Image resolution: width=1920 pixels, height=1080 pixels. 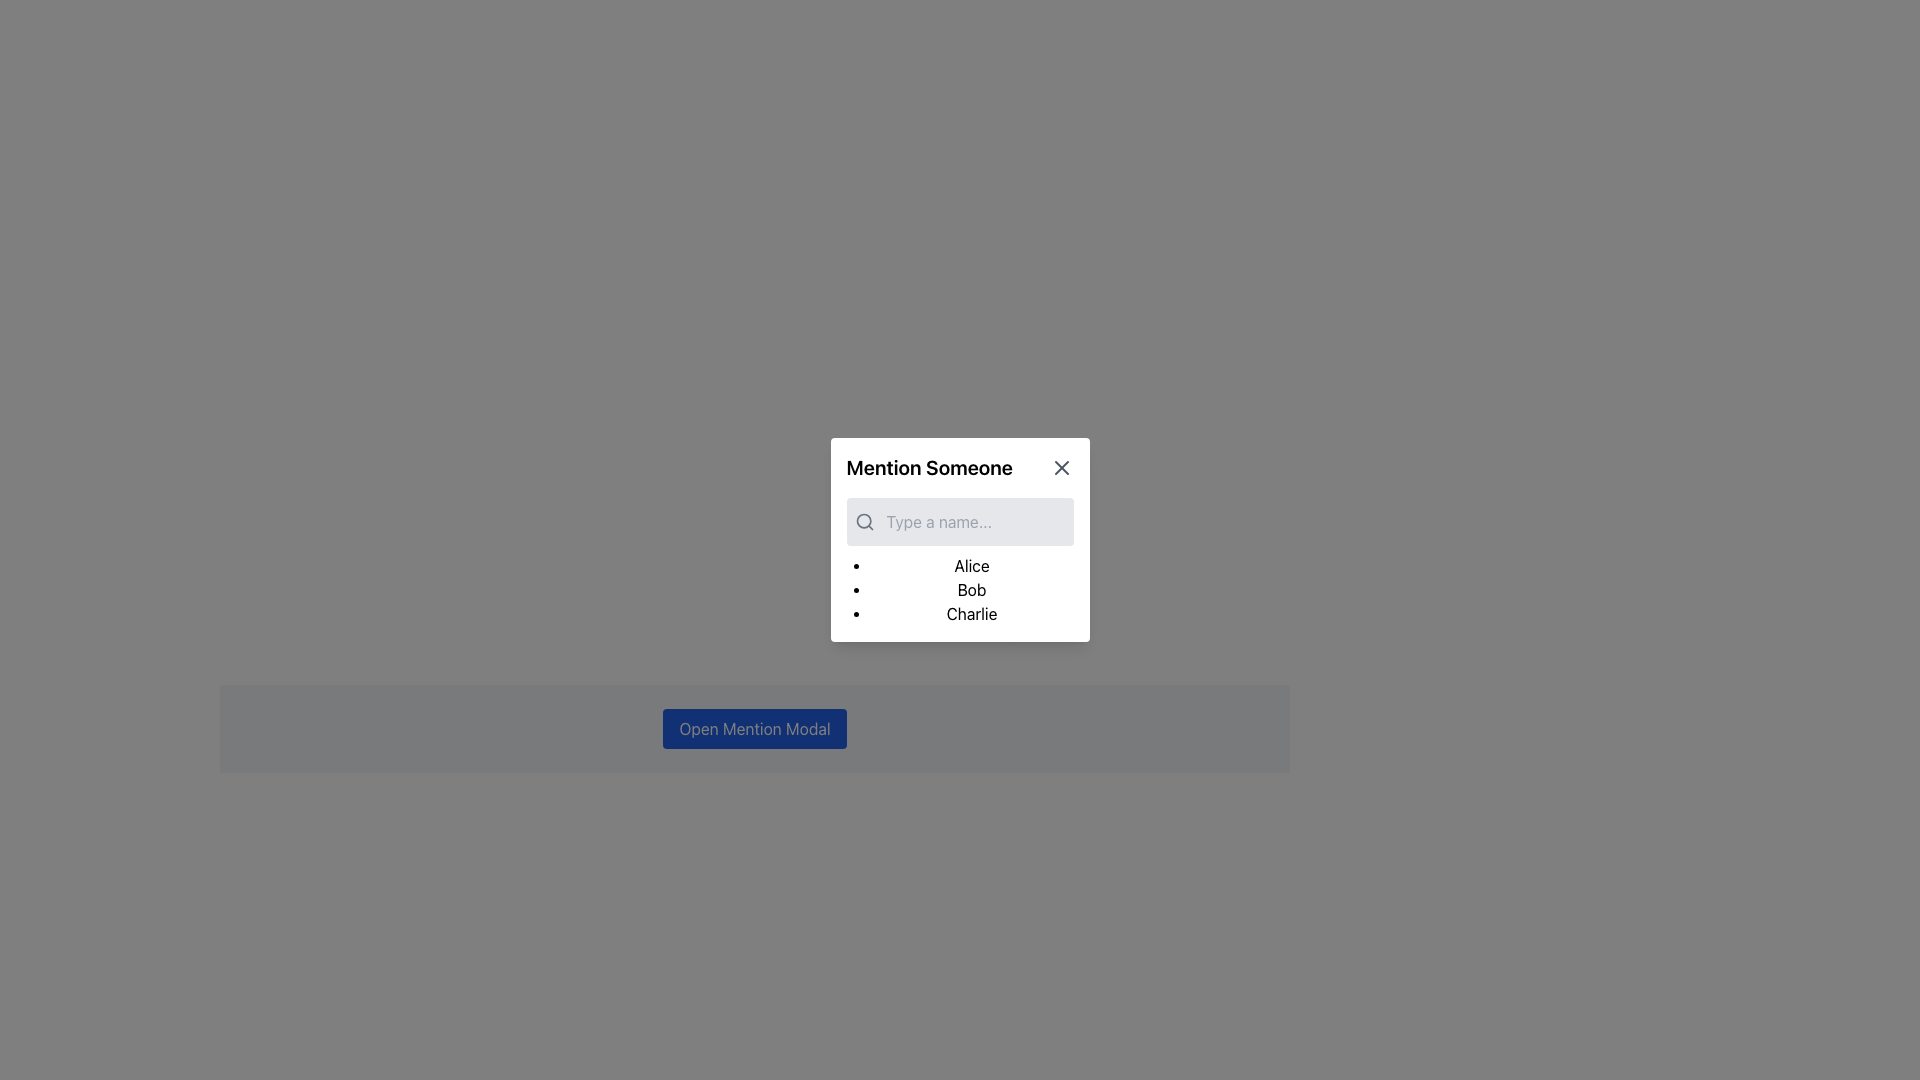 I want to click on the name in the vertical list within the 'Mention Someone' modal dialog, so click(x=971, y=589).